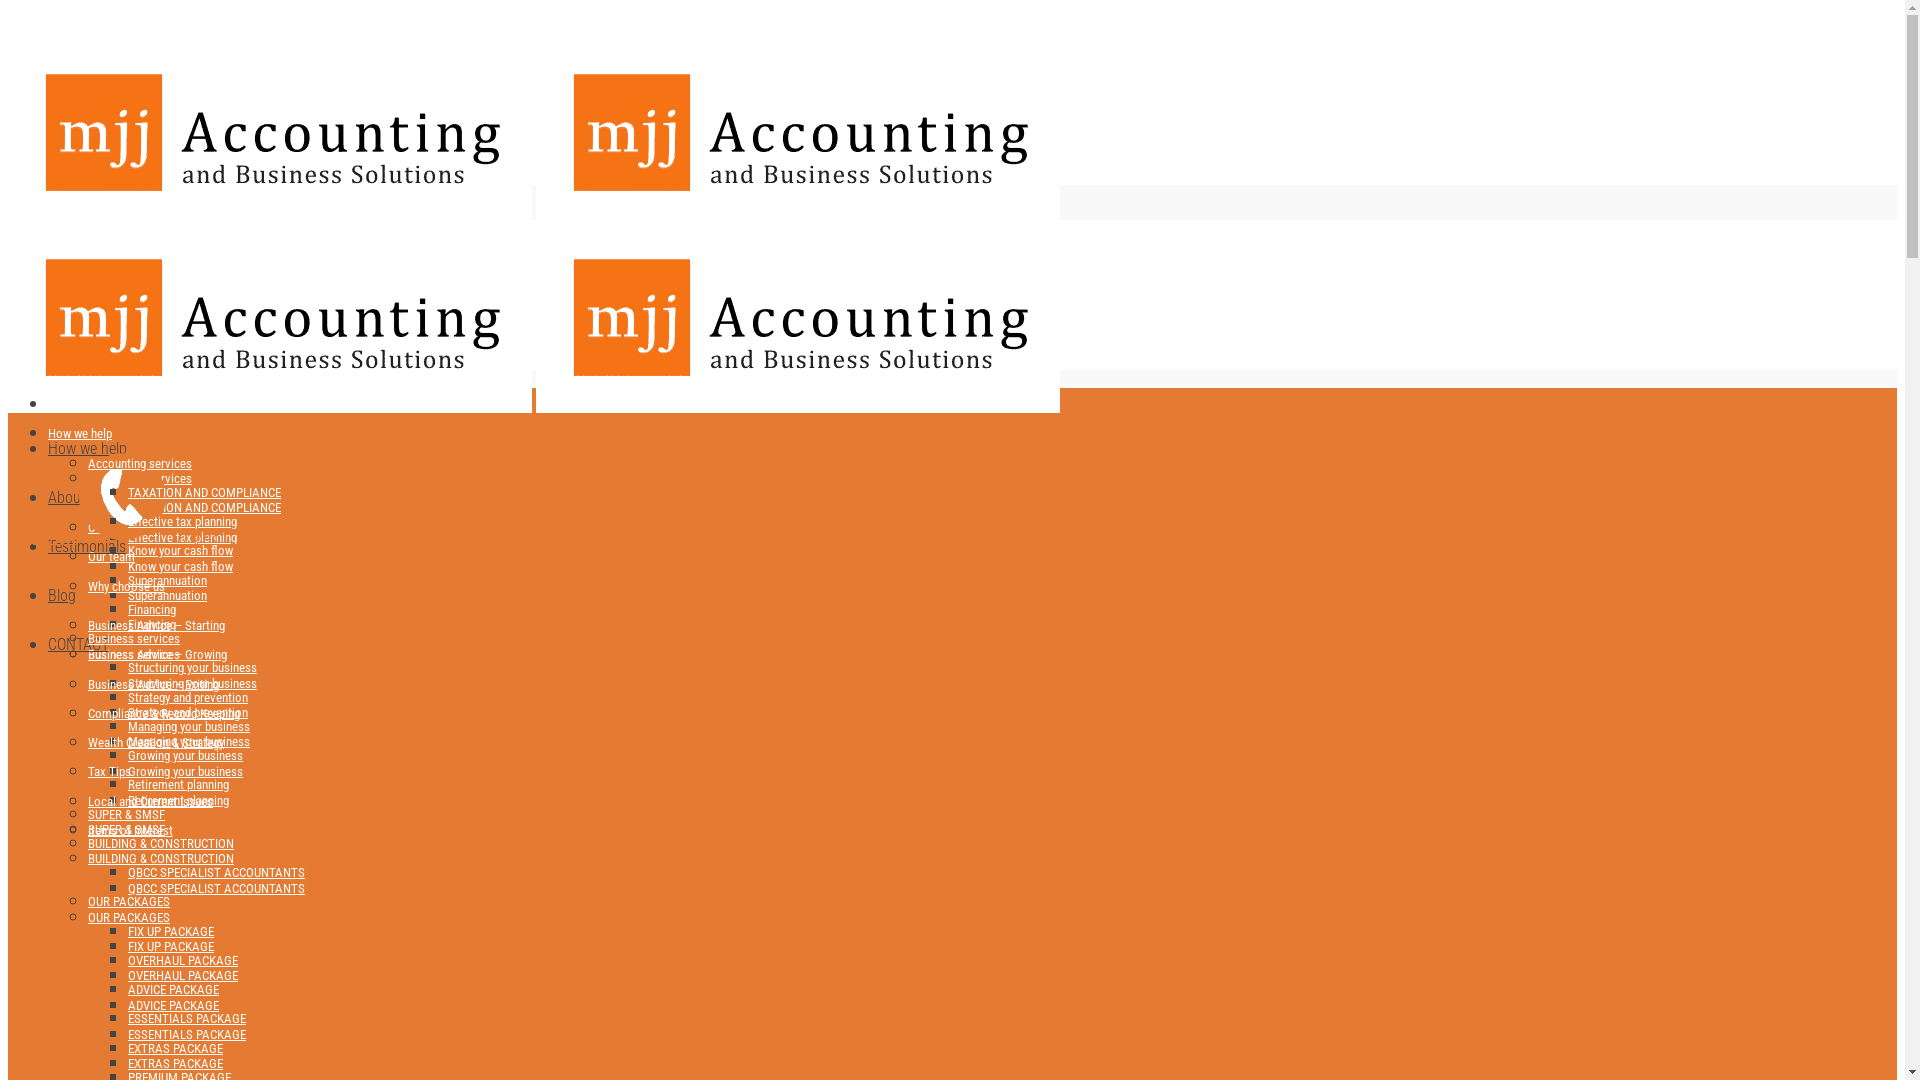  Describe the element at coordinates (155, 742) in the screenshot. I see `'Wealth Creation & Strategy'` at that location.